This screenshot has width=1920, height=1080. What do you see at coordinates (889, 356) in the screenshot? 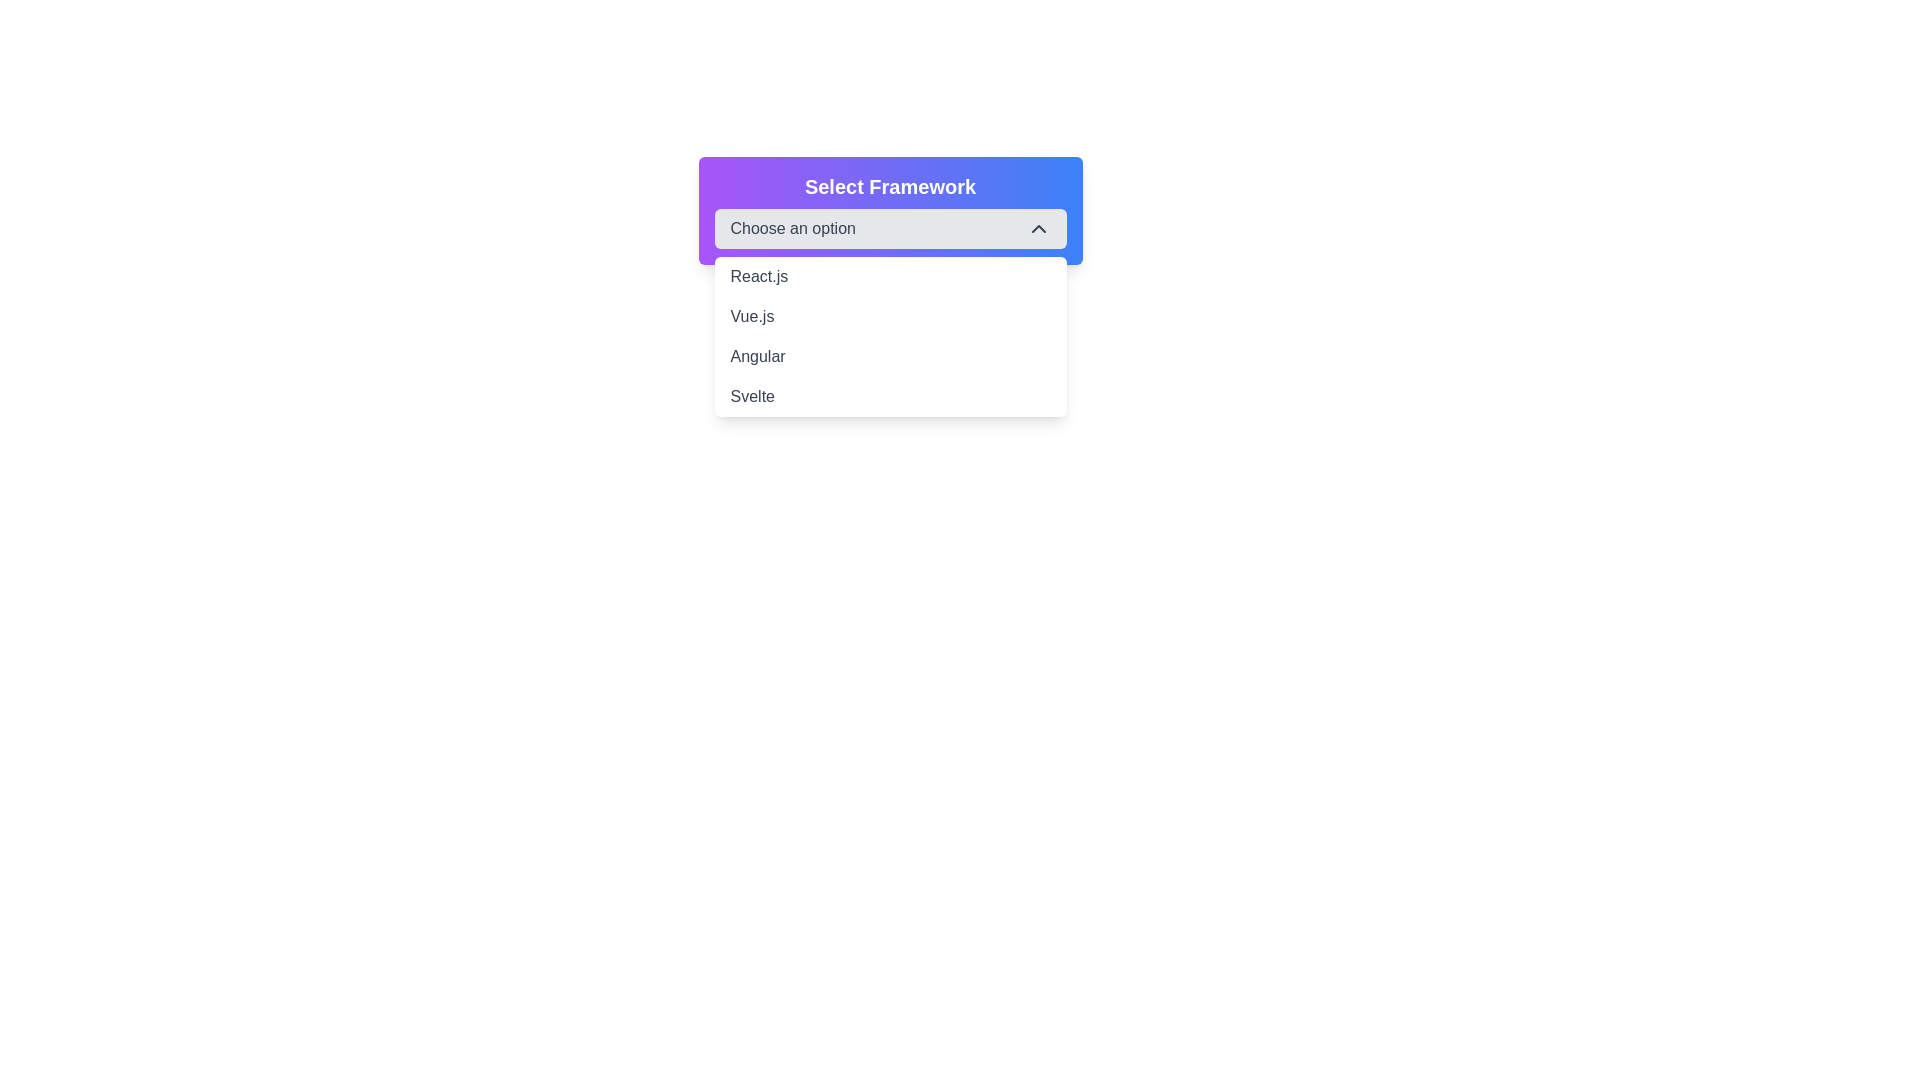
I see `the 'Angular' framework option in the dropdown menu, which is the third option in the list, positioned between 'Vue.js' and 'Svelte'` at bounding box center [889, 356].